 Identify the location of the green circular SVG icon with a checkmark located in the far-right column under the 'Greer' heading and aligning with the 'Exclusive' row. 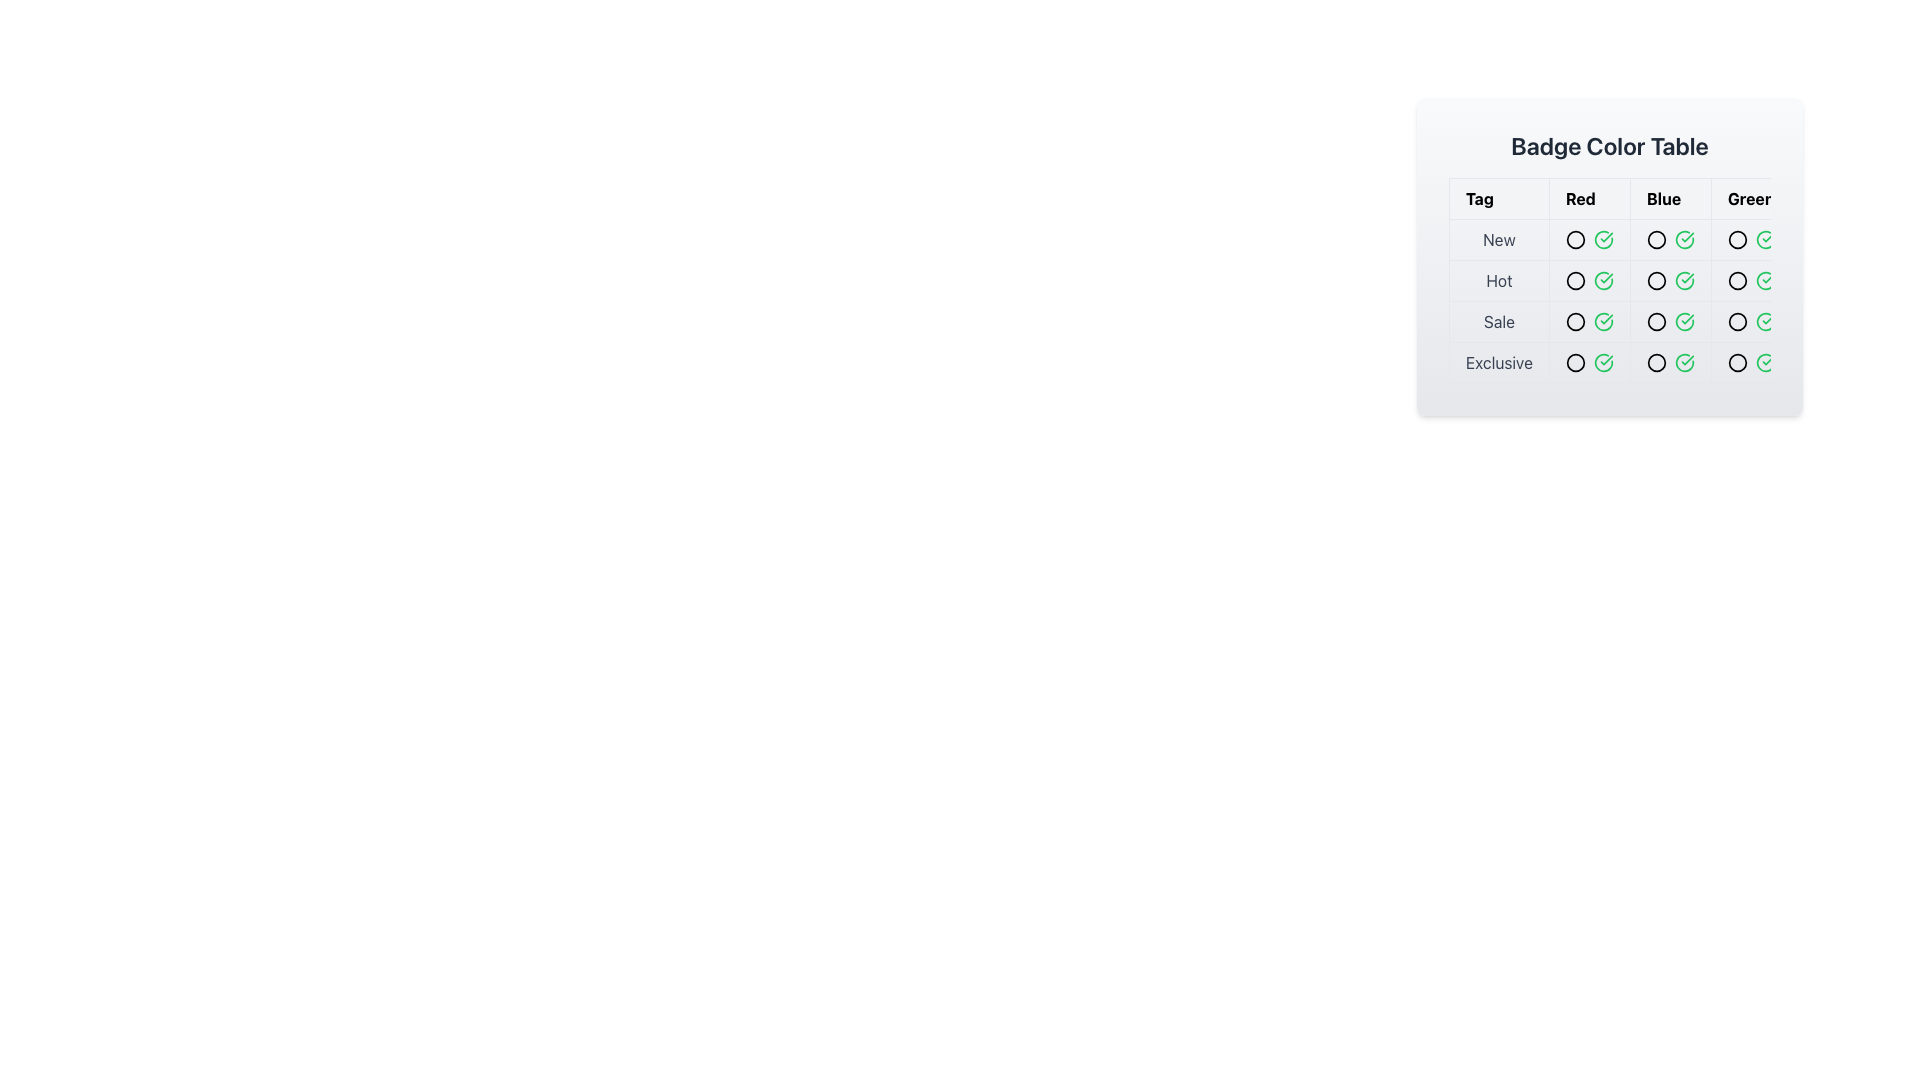
(1765, 362).